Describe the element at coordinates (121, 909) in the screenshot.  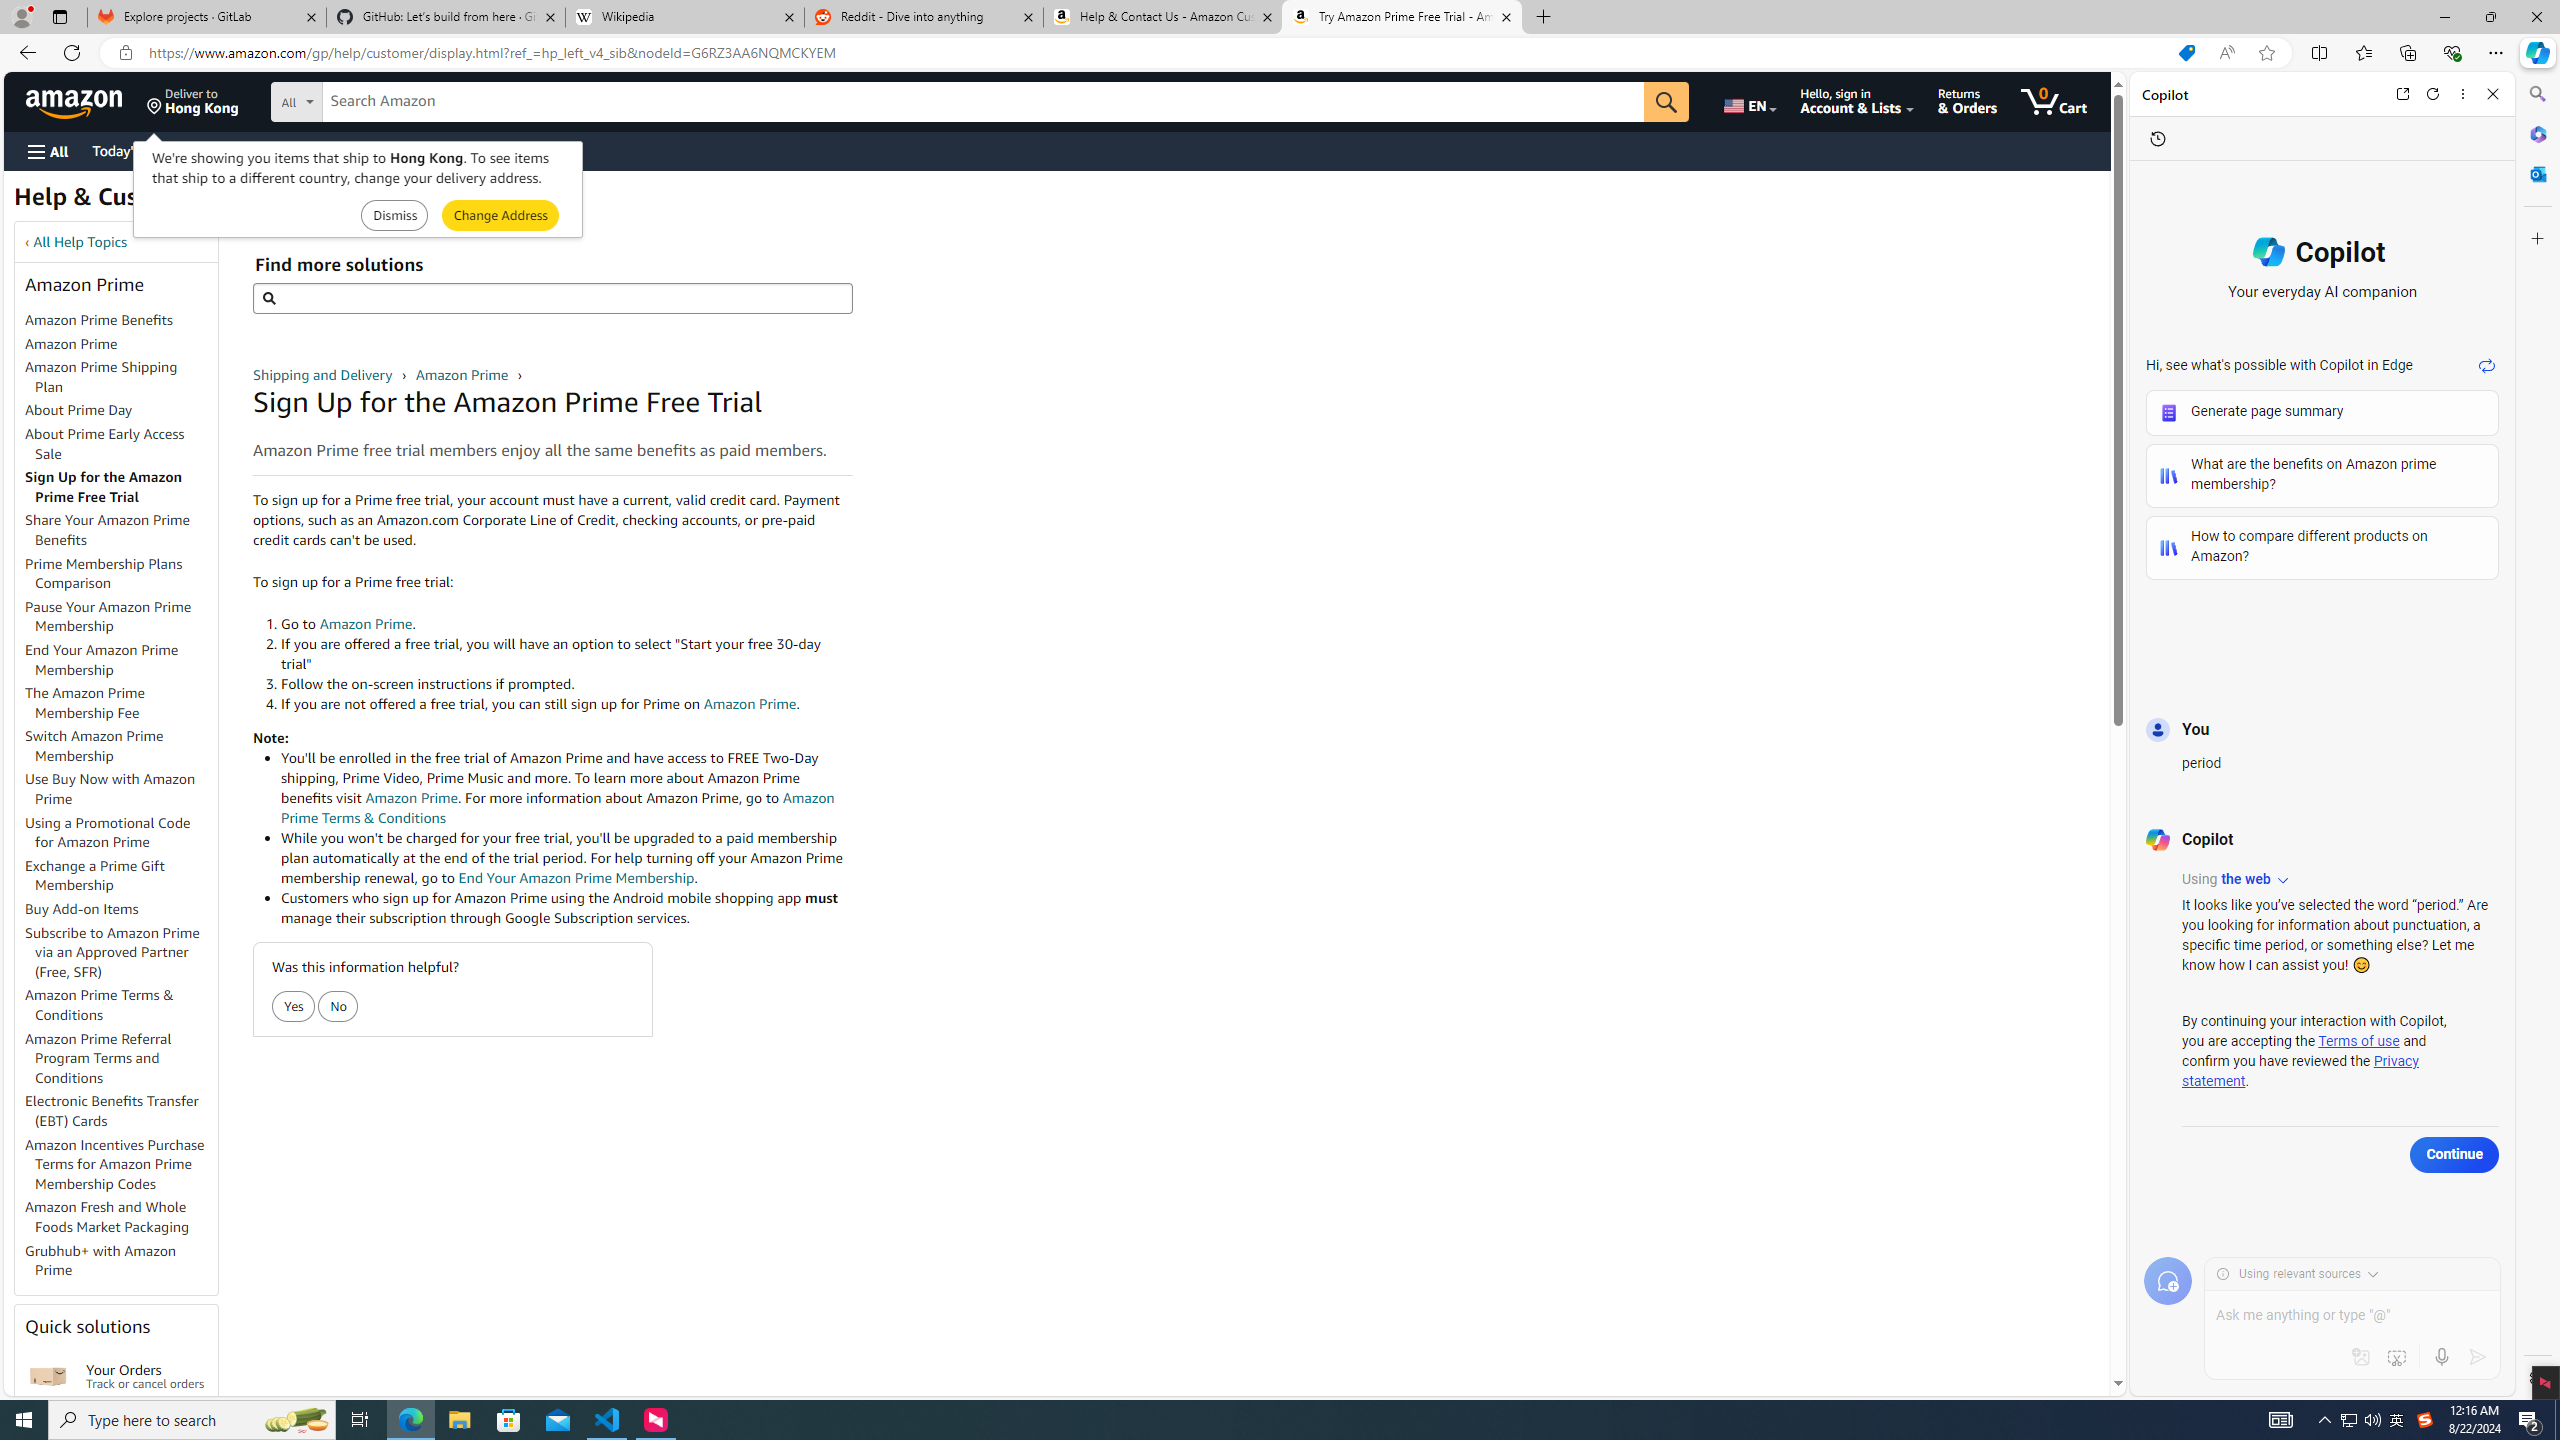
I see `'Buy Add-on Items'` at that location.